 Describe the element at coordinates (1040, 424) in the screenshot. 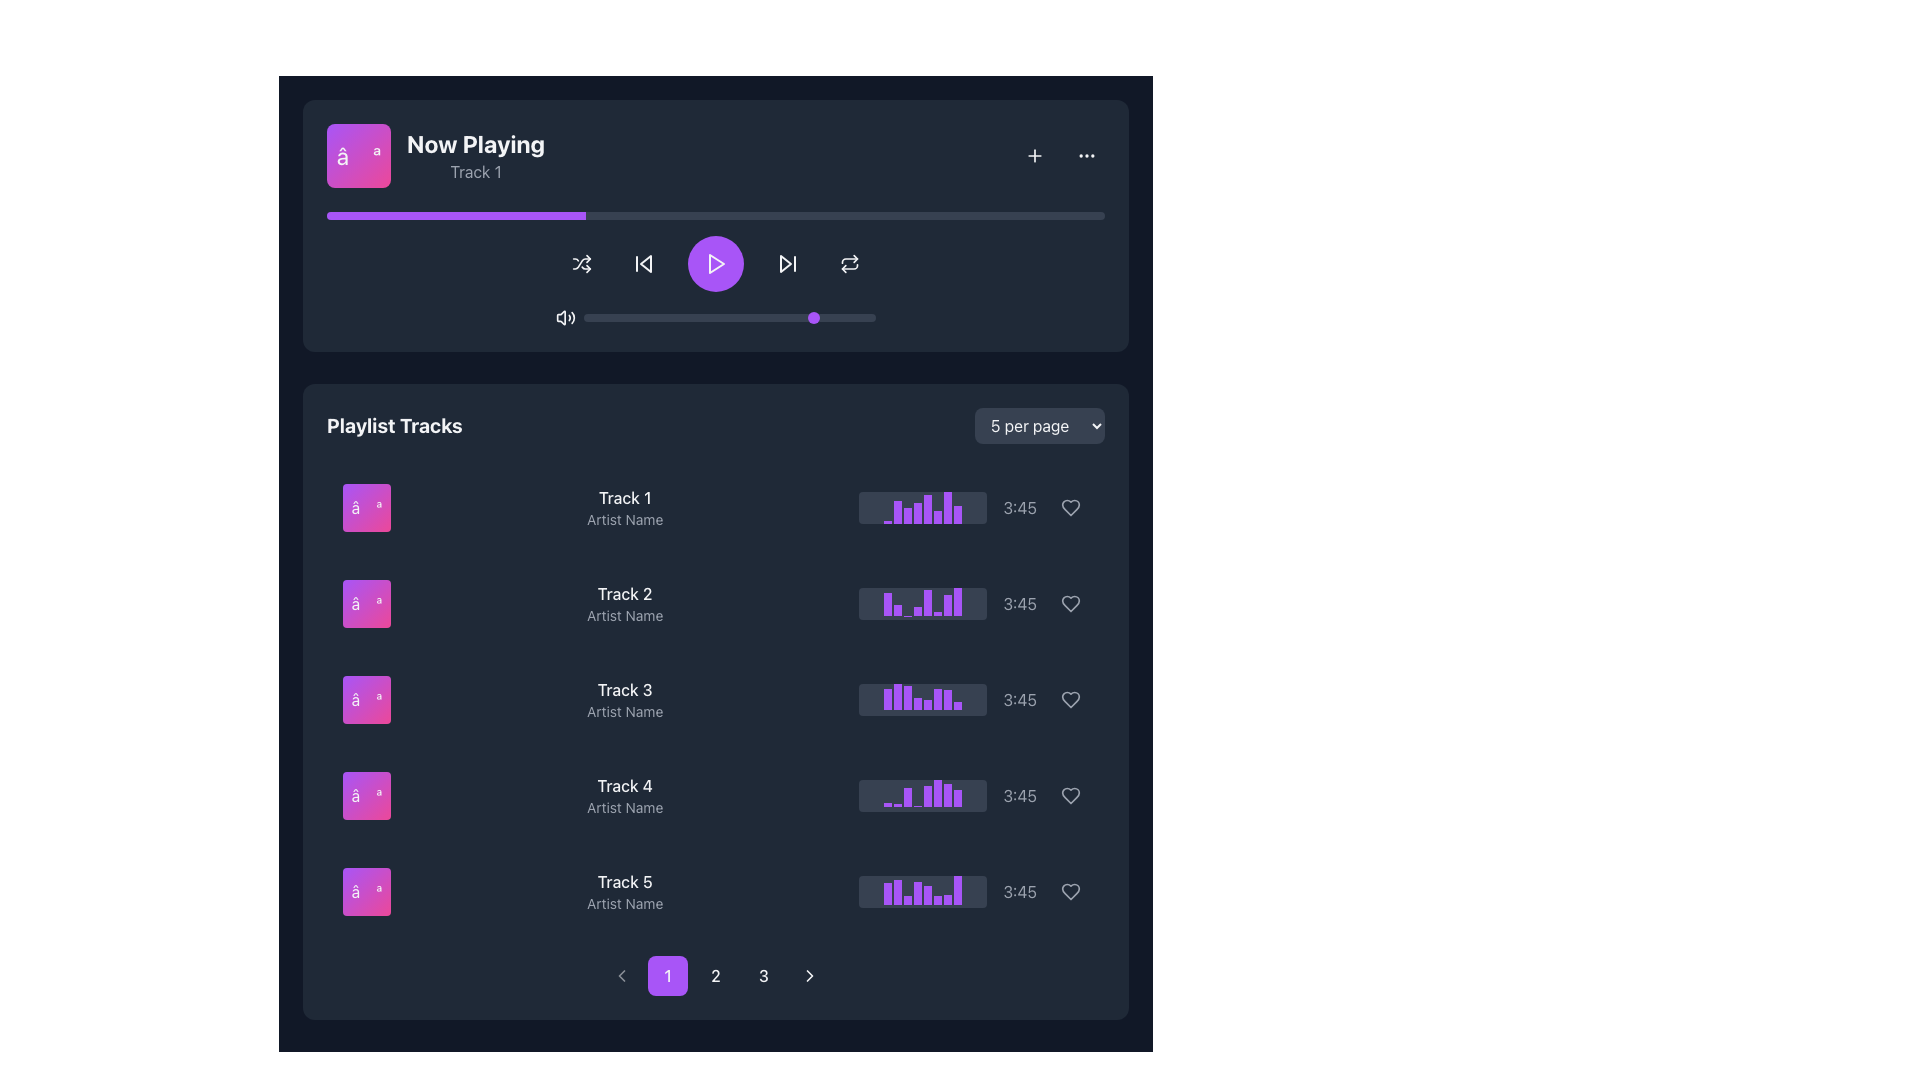

I see `the dropdown menu located in the upper right portion of the 'Playlist Tracks' section` at that location.